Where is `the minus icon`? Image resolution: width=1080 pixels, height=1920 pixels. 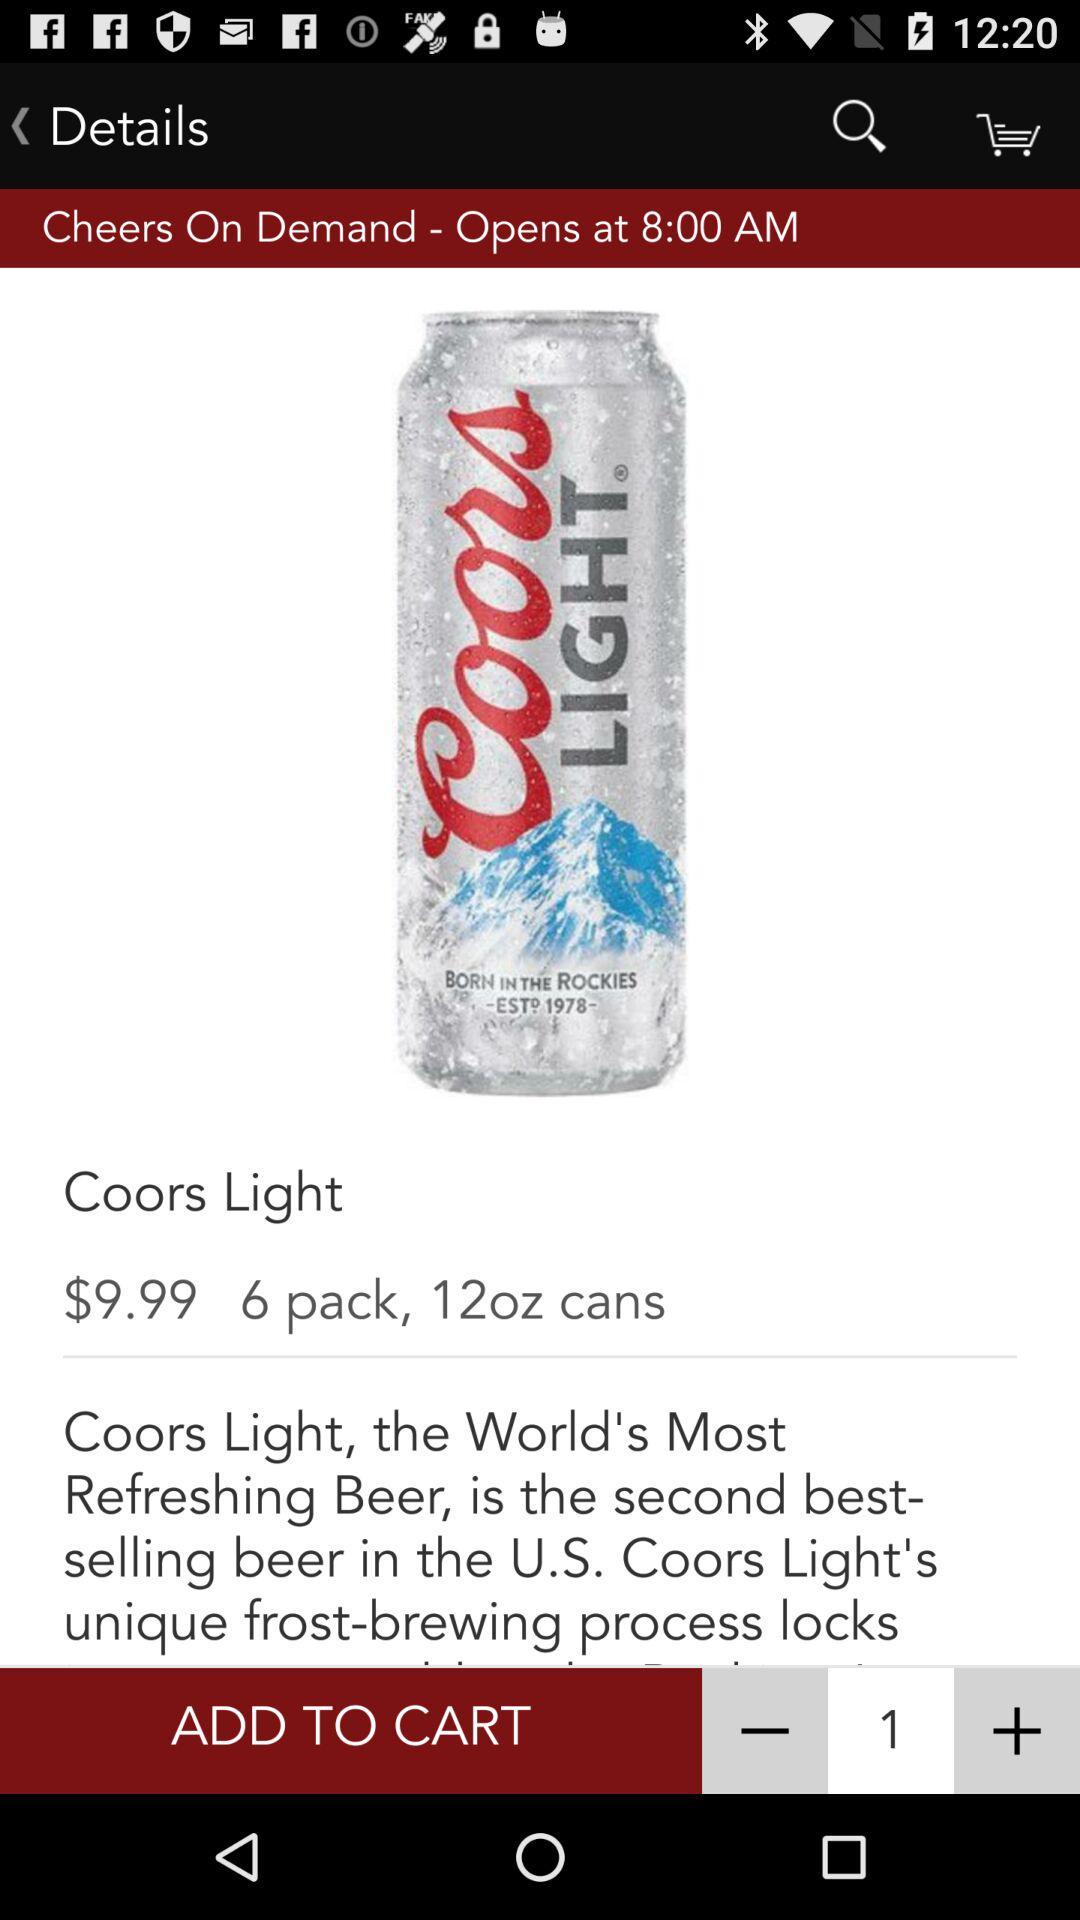 the minus icon is located at coordinates (764, 1851).